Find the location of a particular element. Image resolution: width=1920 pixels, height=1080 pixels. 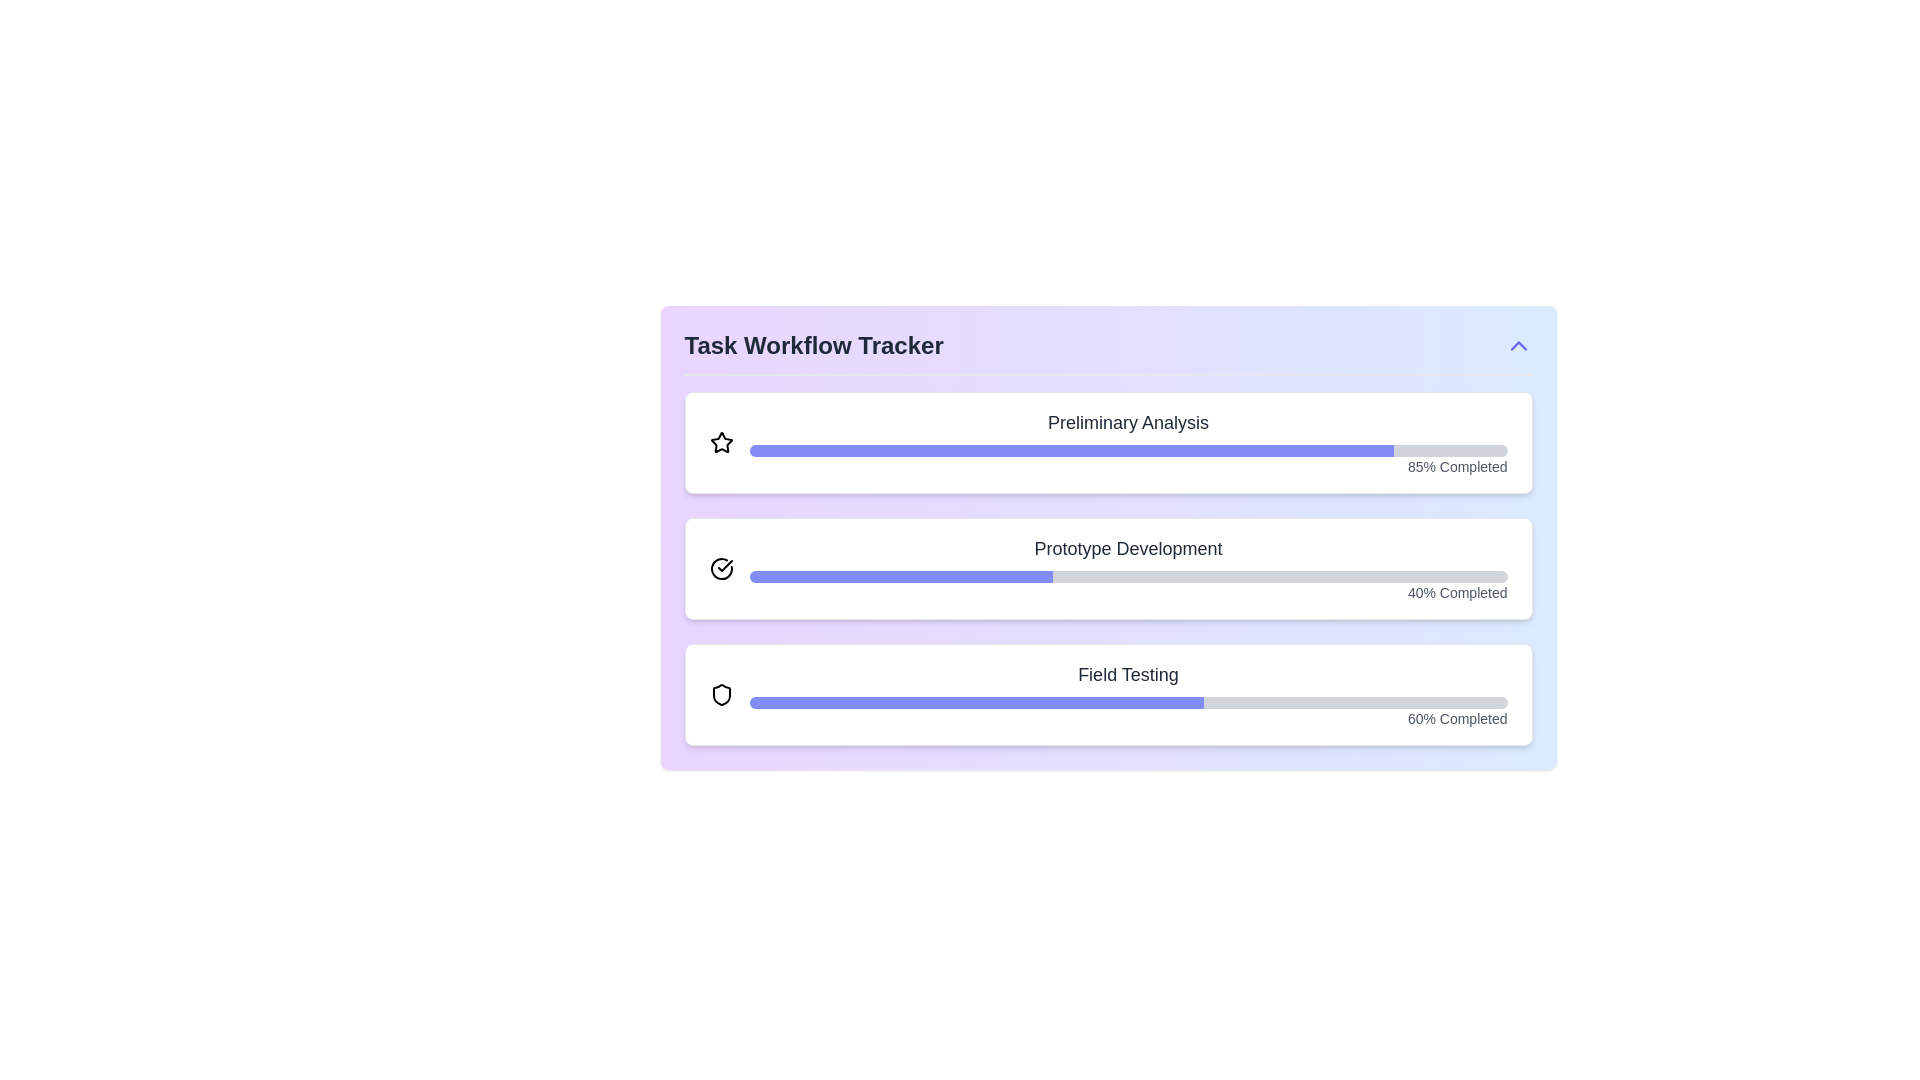

the checkmark icon within the circular outline in the 'Prototype Development' task row of the workflow tracker is located at coordinates (723, 566).